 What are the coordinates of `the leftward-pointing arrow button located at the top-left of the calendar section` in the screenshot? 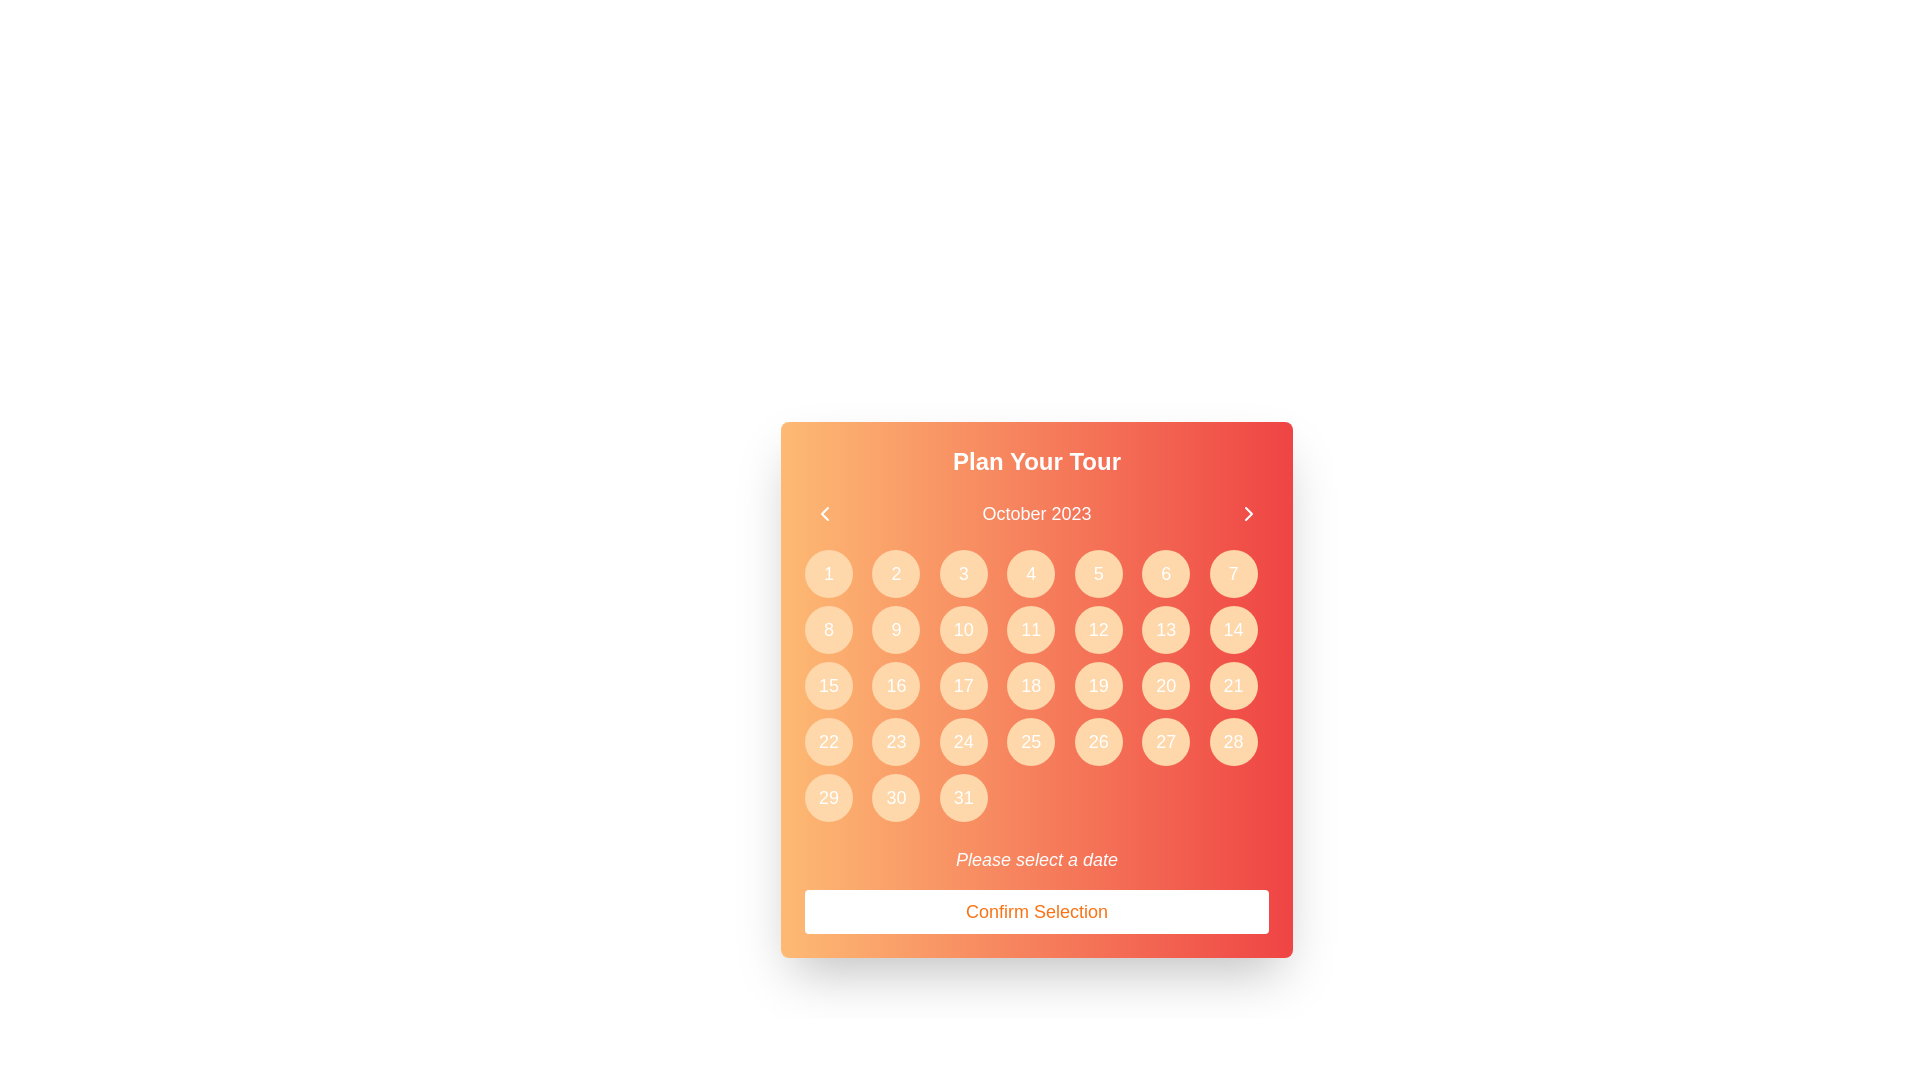 It's located at (825, 512).